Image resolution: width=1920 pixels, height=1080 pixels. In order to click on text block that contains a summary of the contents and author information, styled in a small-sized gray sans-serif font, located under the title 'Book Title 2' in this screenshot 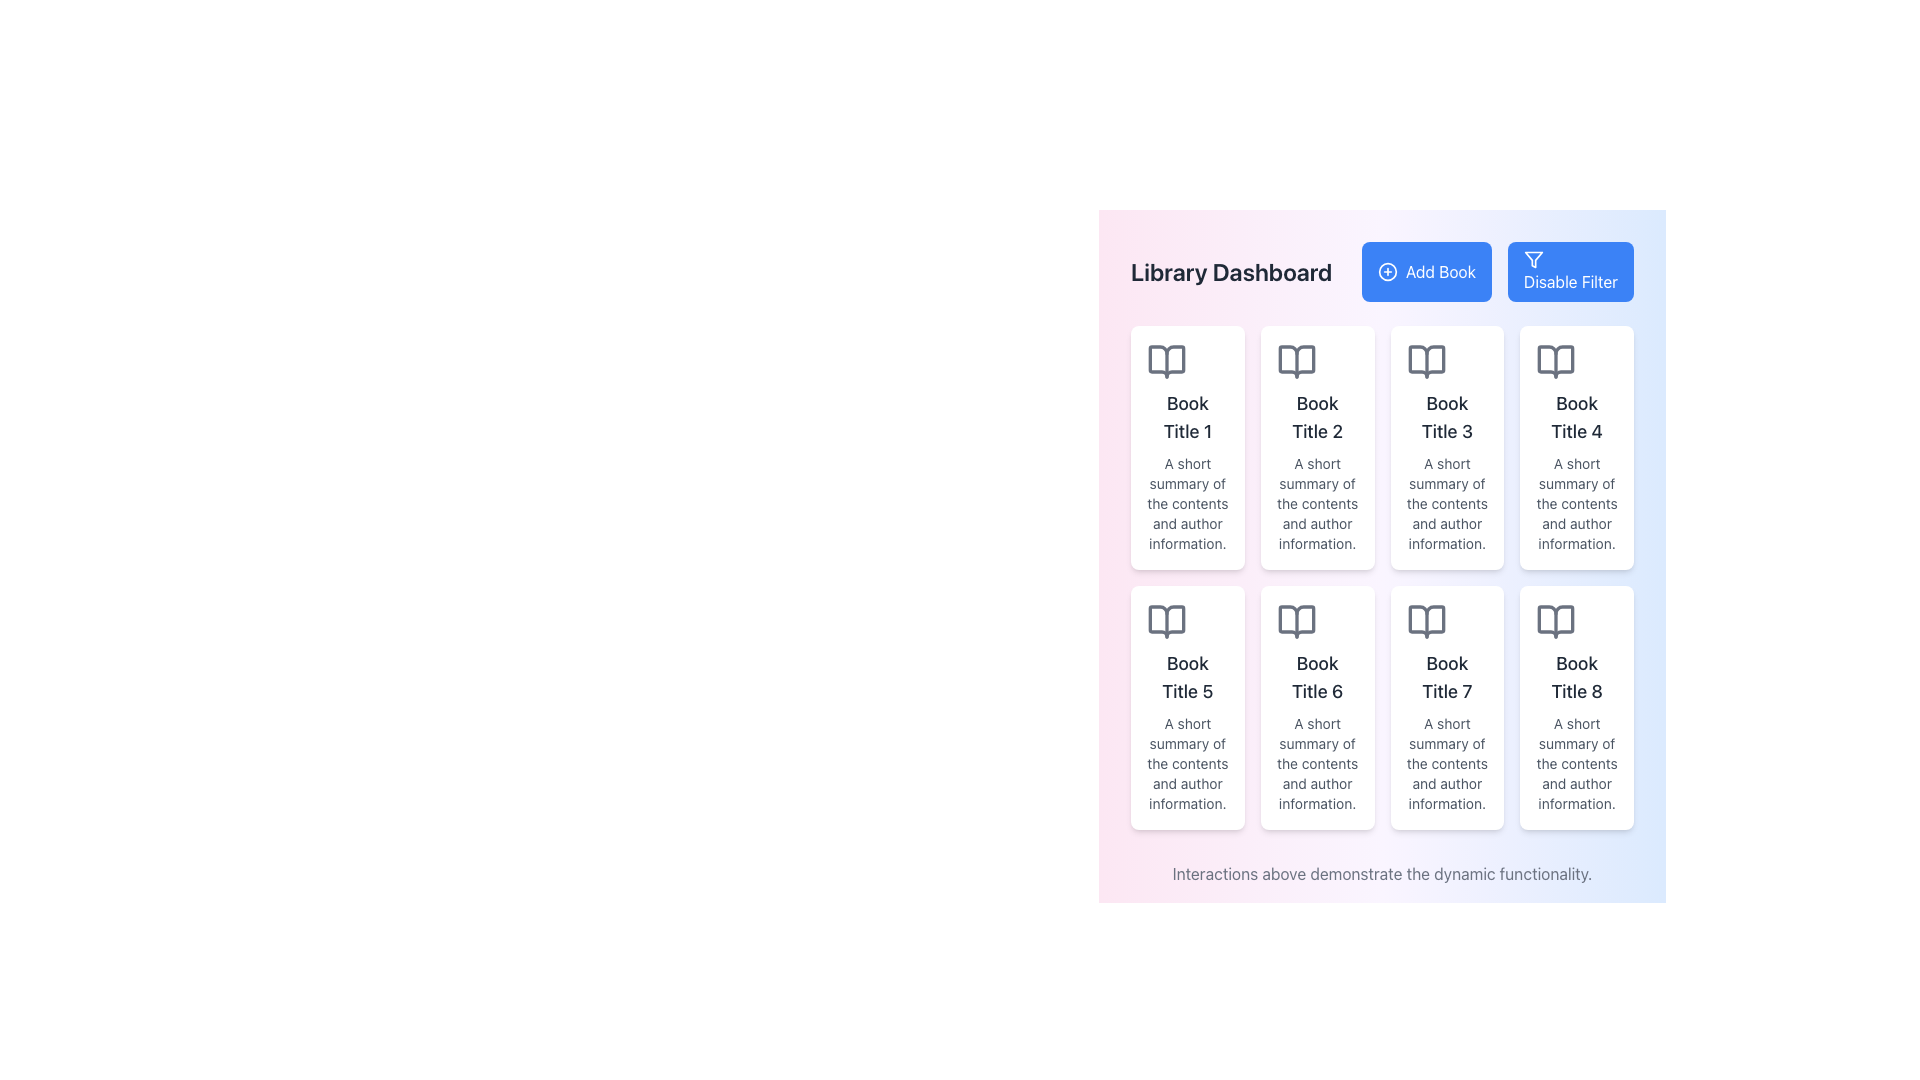, I will do `click(1317, 503)`.